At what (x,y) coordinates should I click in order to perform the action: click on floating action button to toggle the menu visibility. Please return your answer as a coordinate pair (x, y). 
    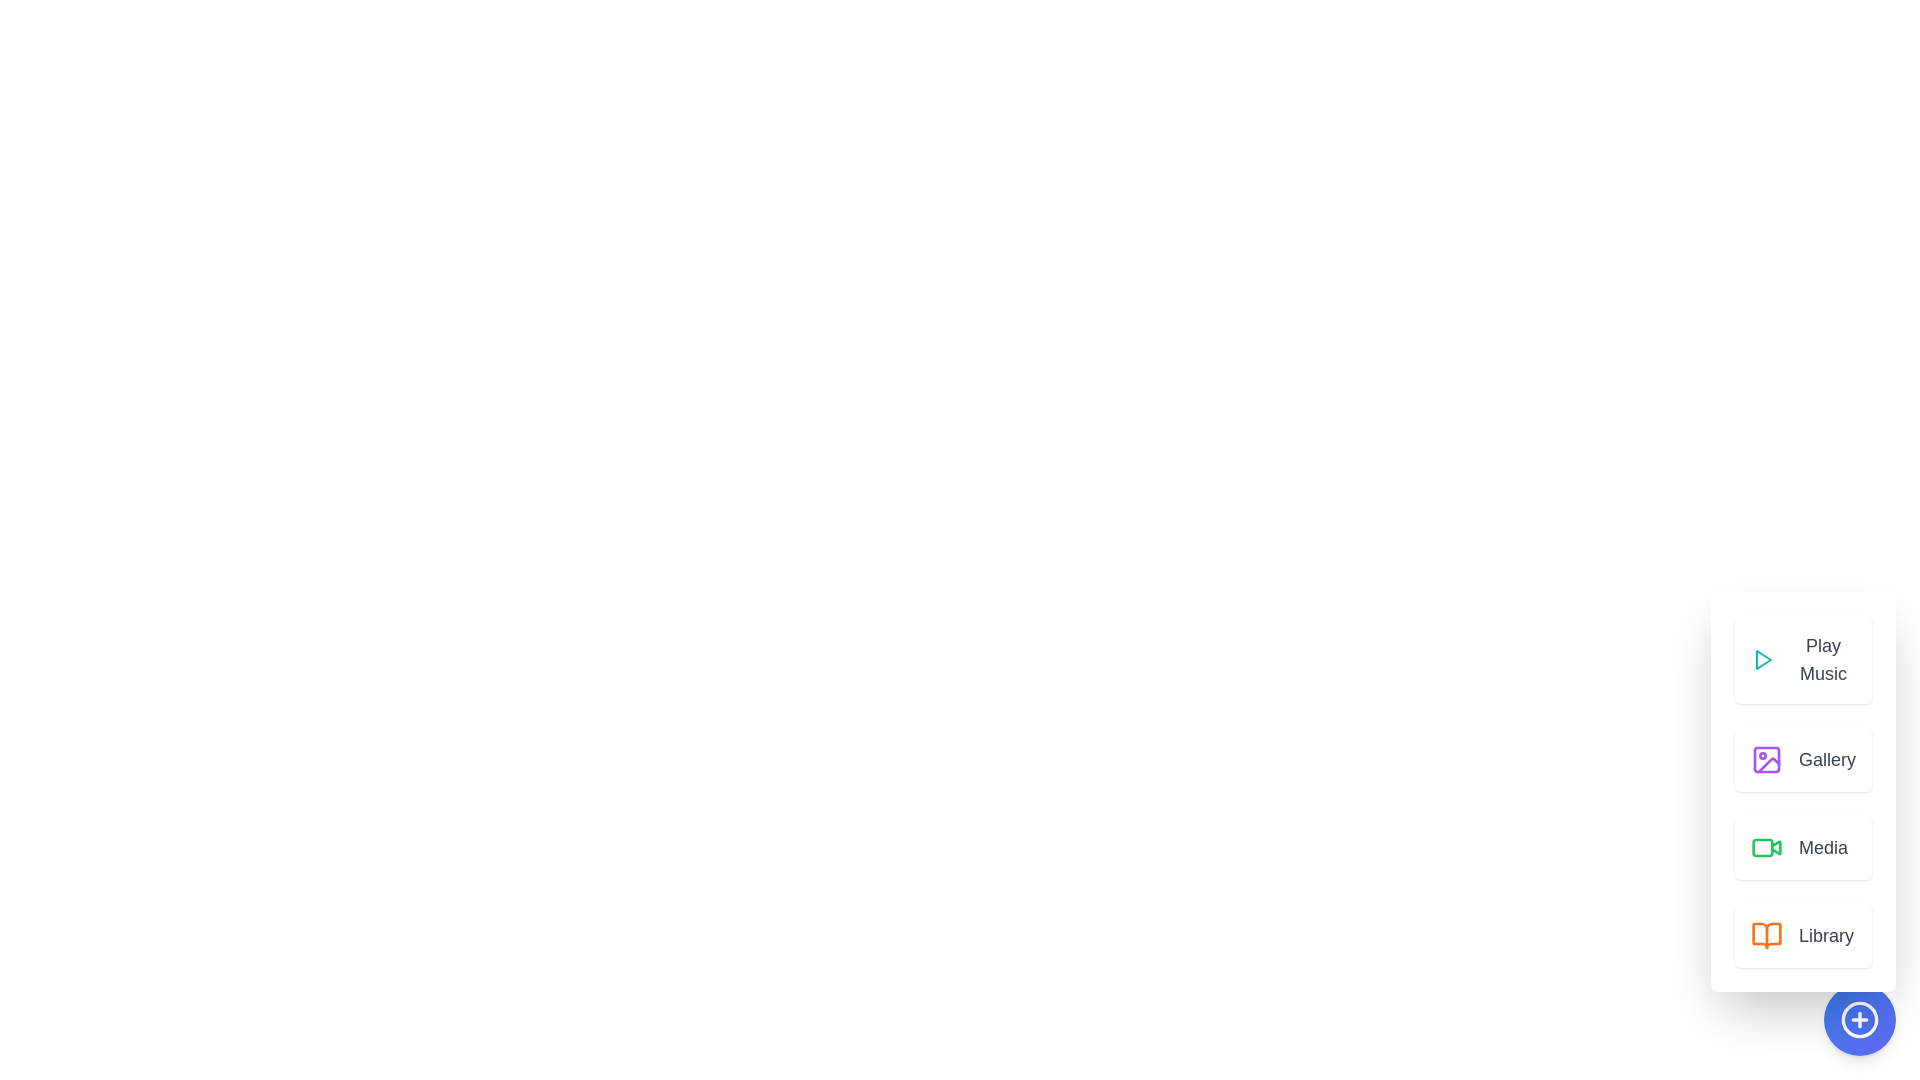
    Looking at the image, I should click on (1859, 1019).